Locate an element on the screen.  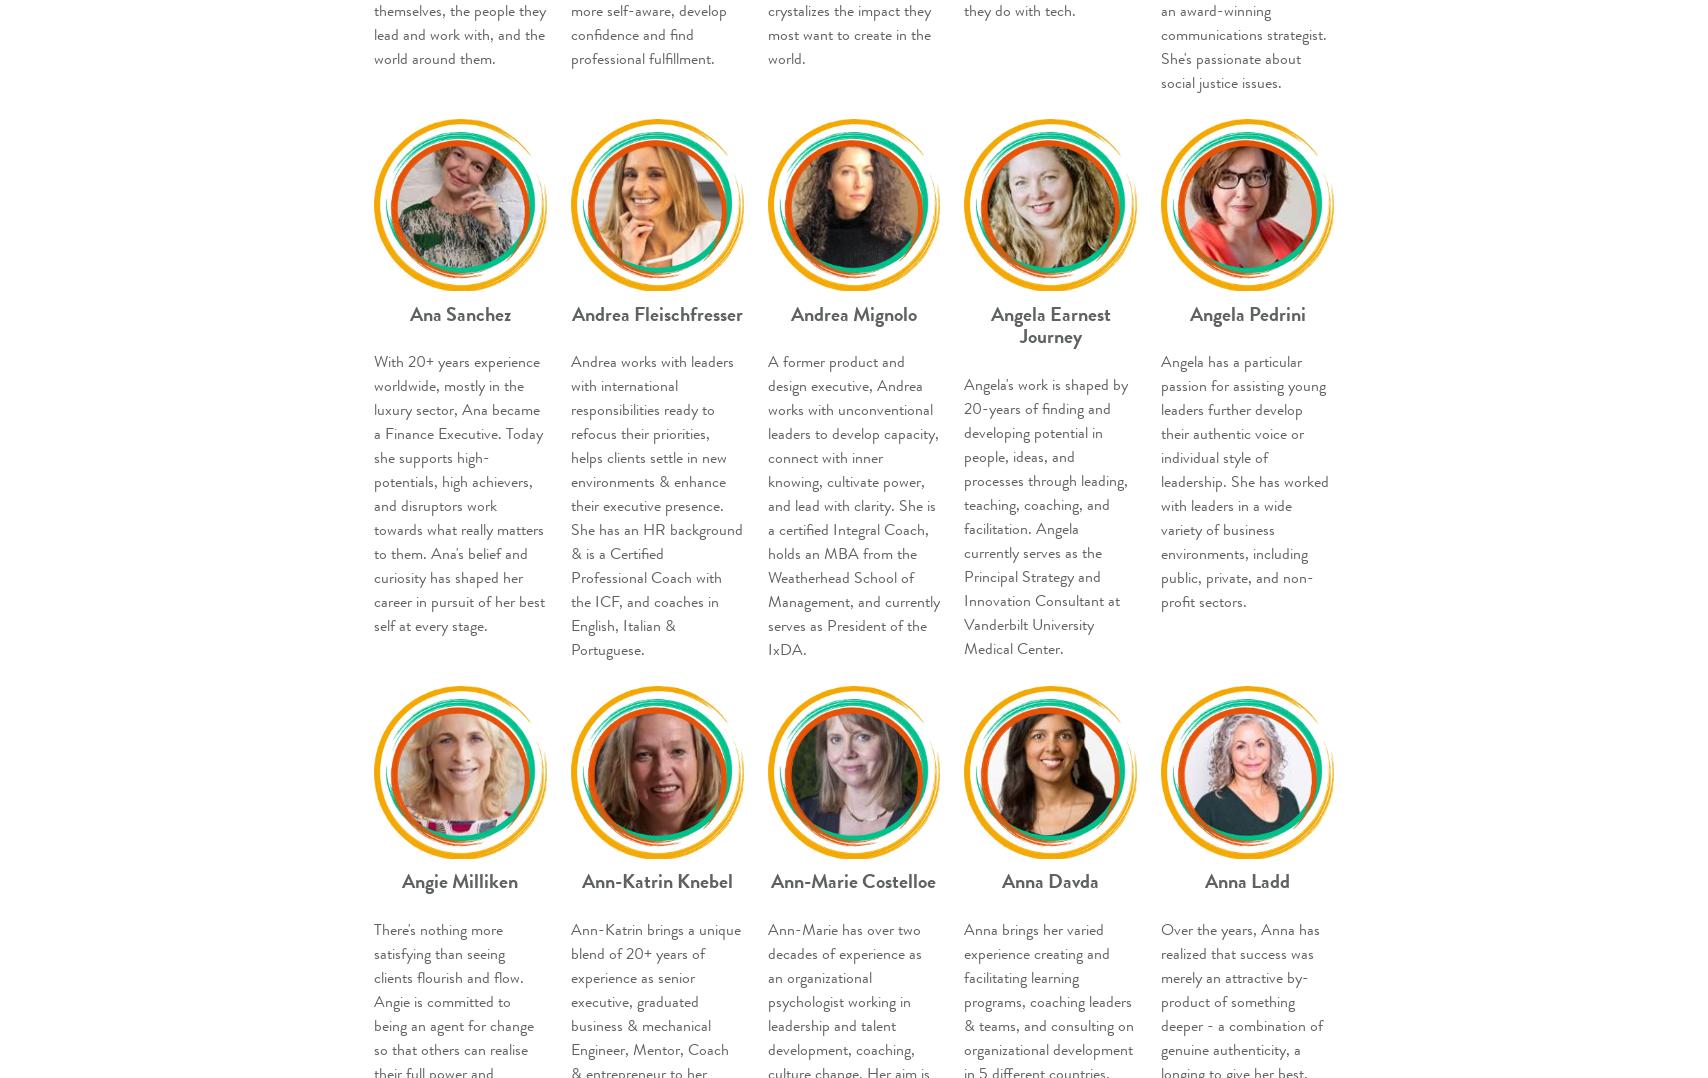
'Angela Earnest Journey' is located at coordinates (989, 324).